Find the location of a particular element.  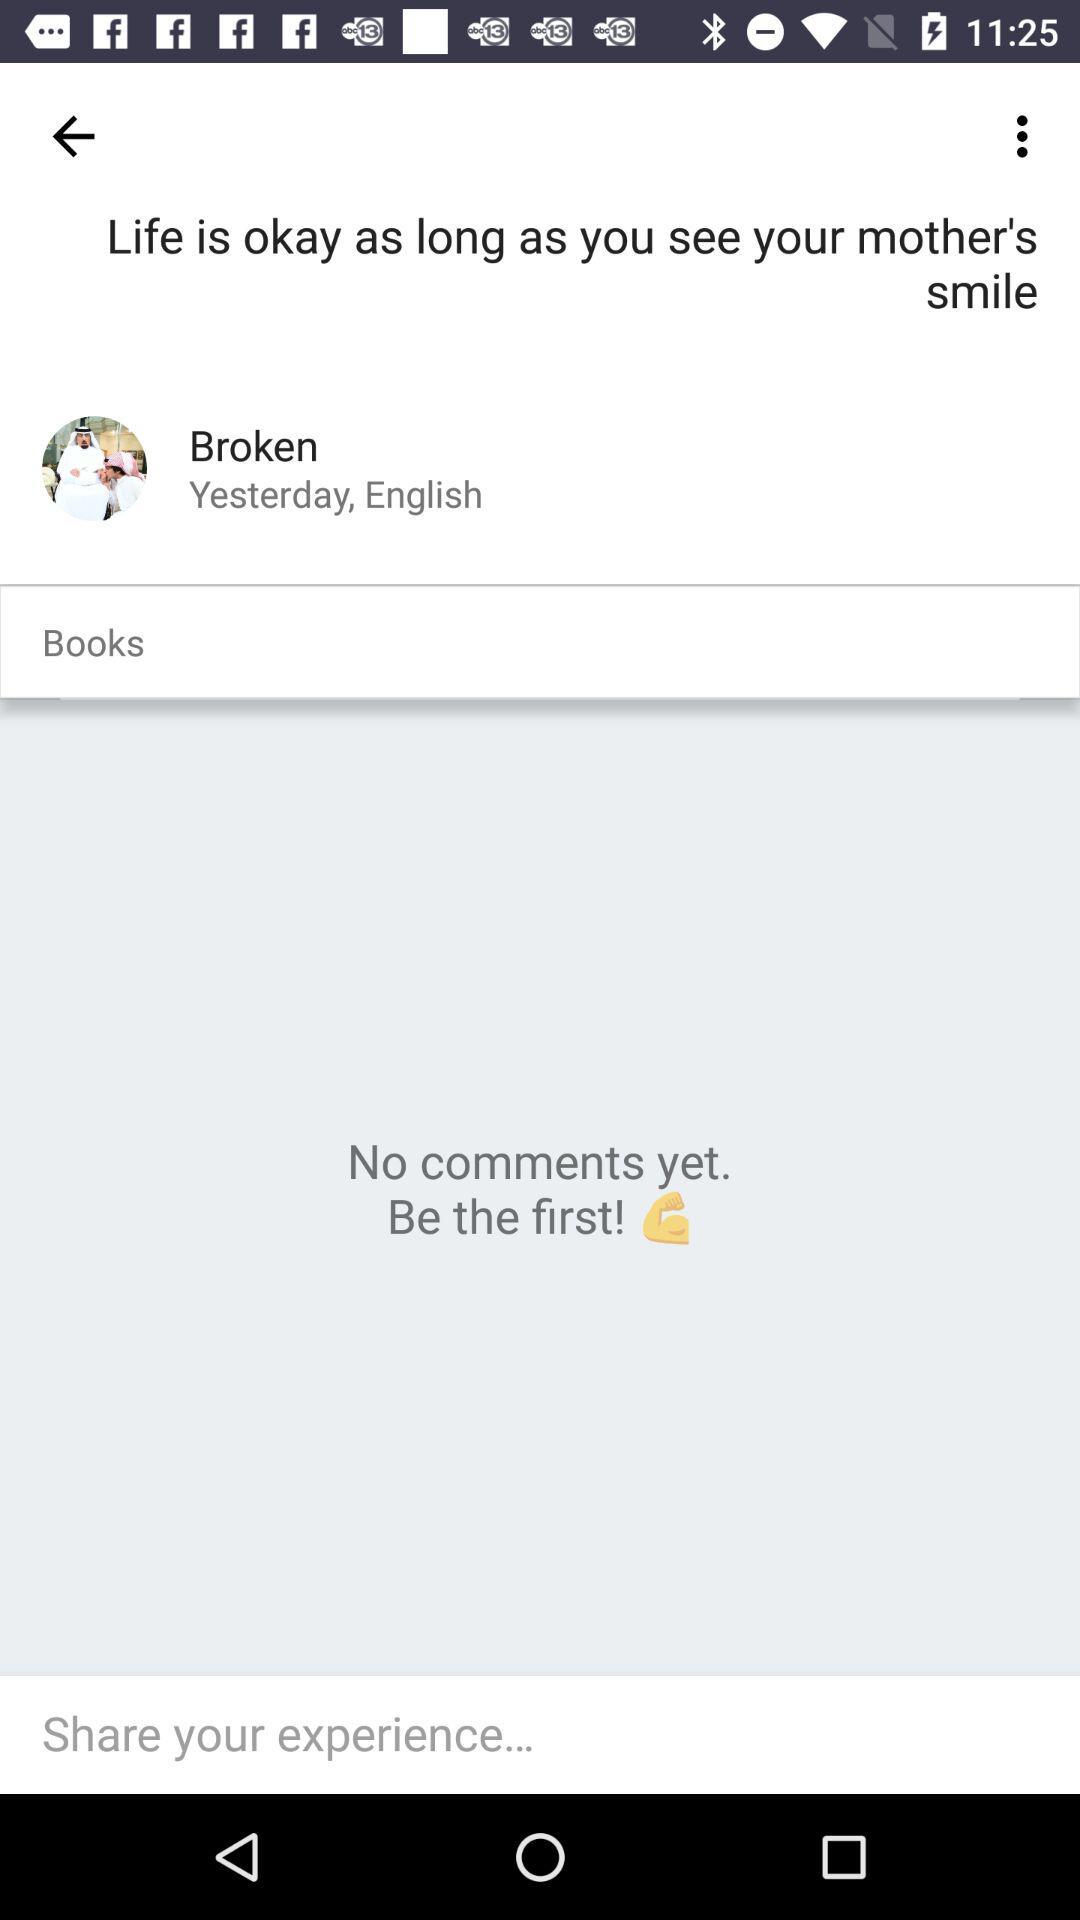

icon below the no comments yet icon is located at coordinates (550, 1734).